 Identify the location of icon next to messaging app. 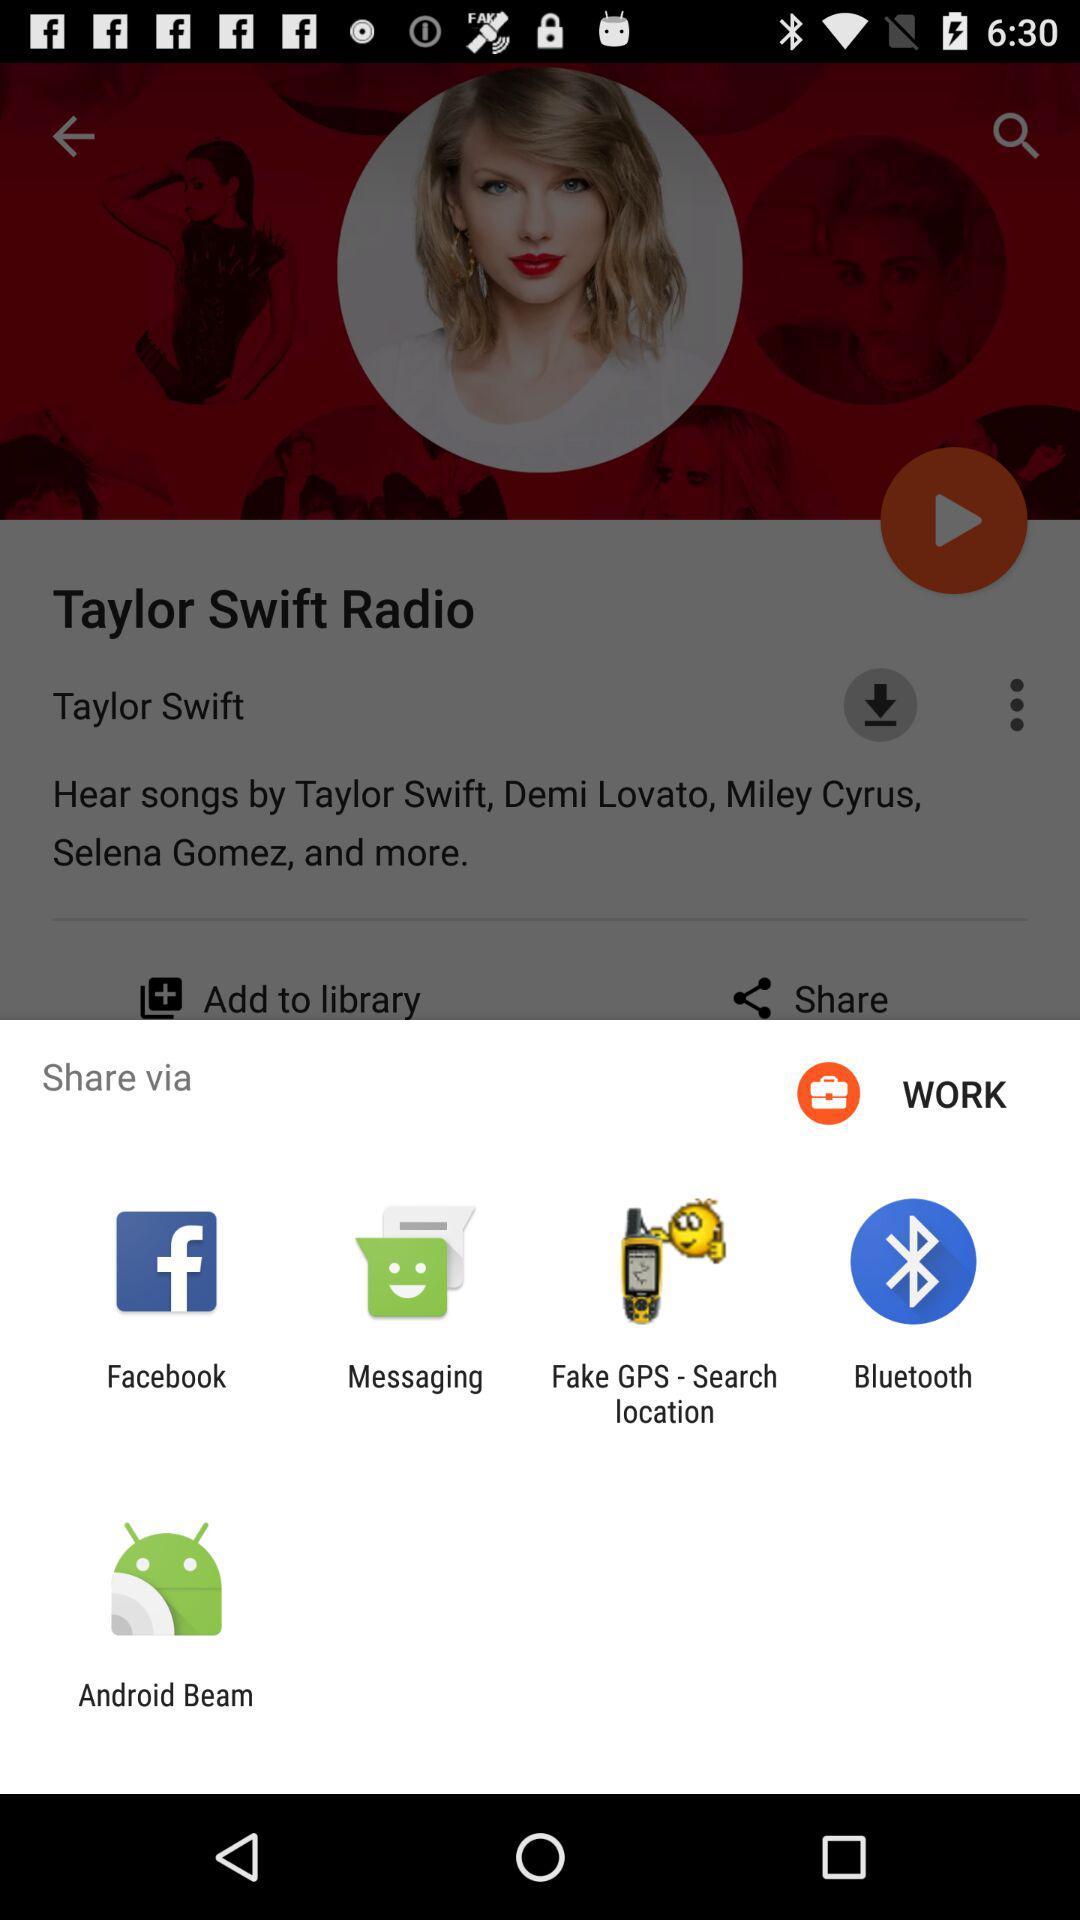
(165, 1392).